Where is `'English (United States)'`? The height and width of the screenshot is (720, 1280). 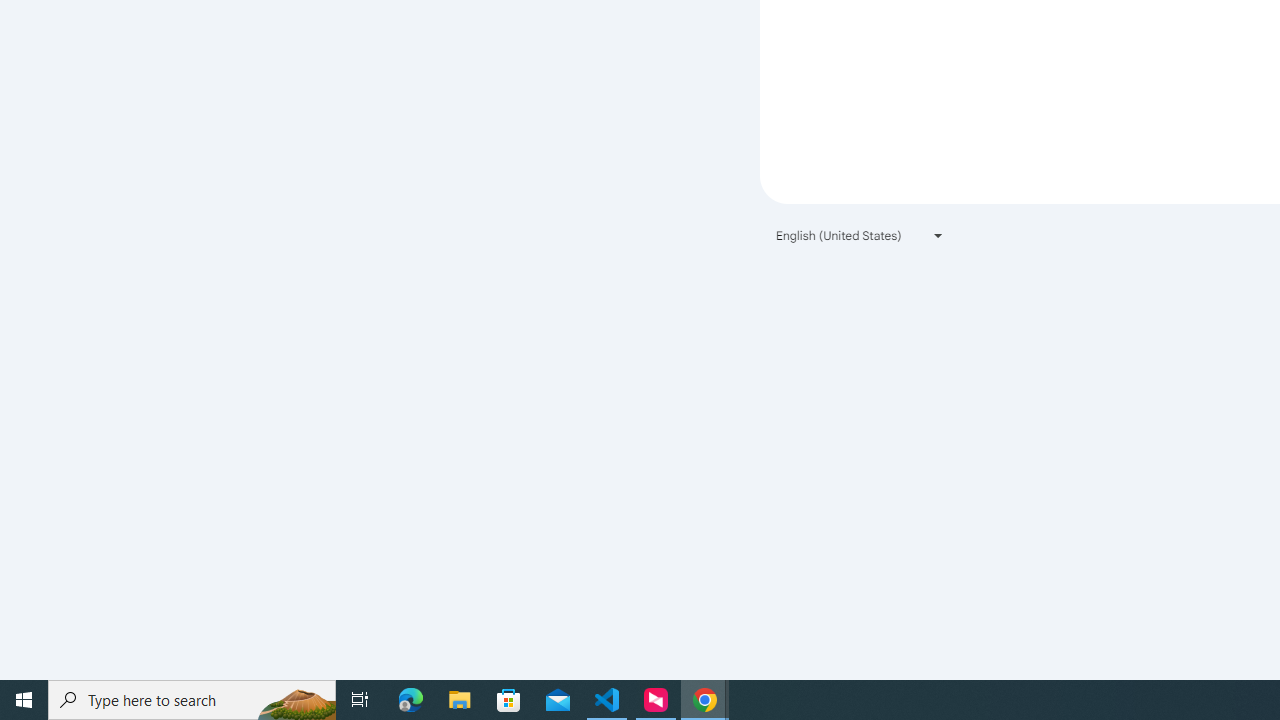
'English (United States)' is located at coordinates (860, 234).